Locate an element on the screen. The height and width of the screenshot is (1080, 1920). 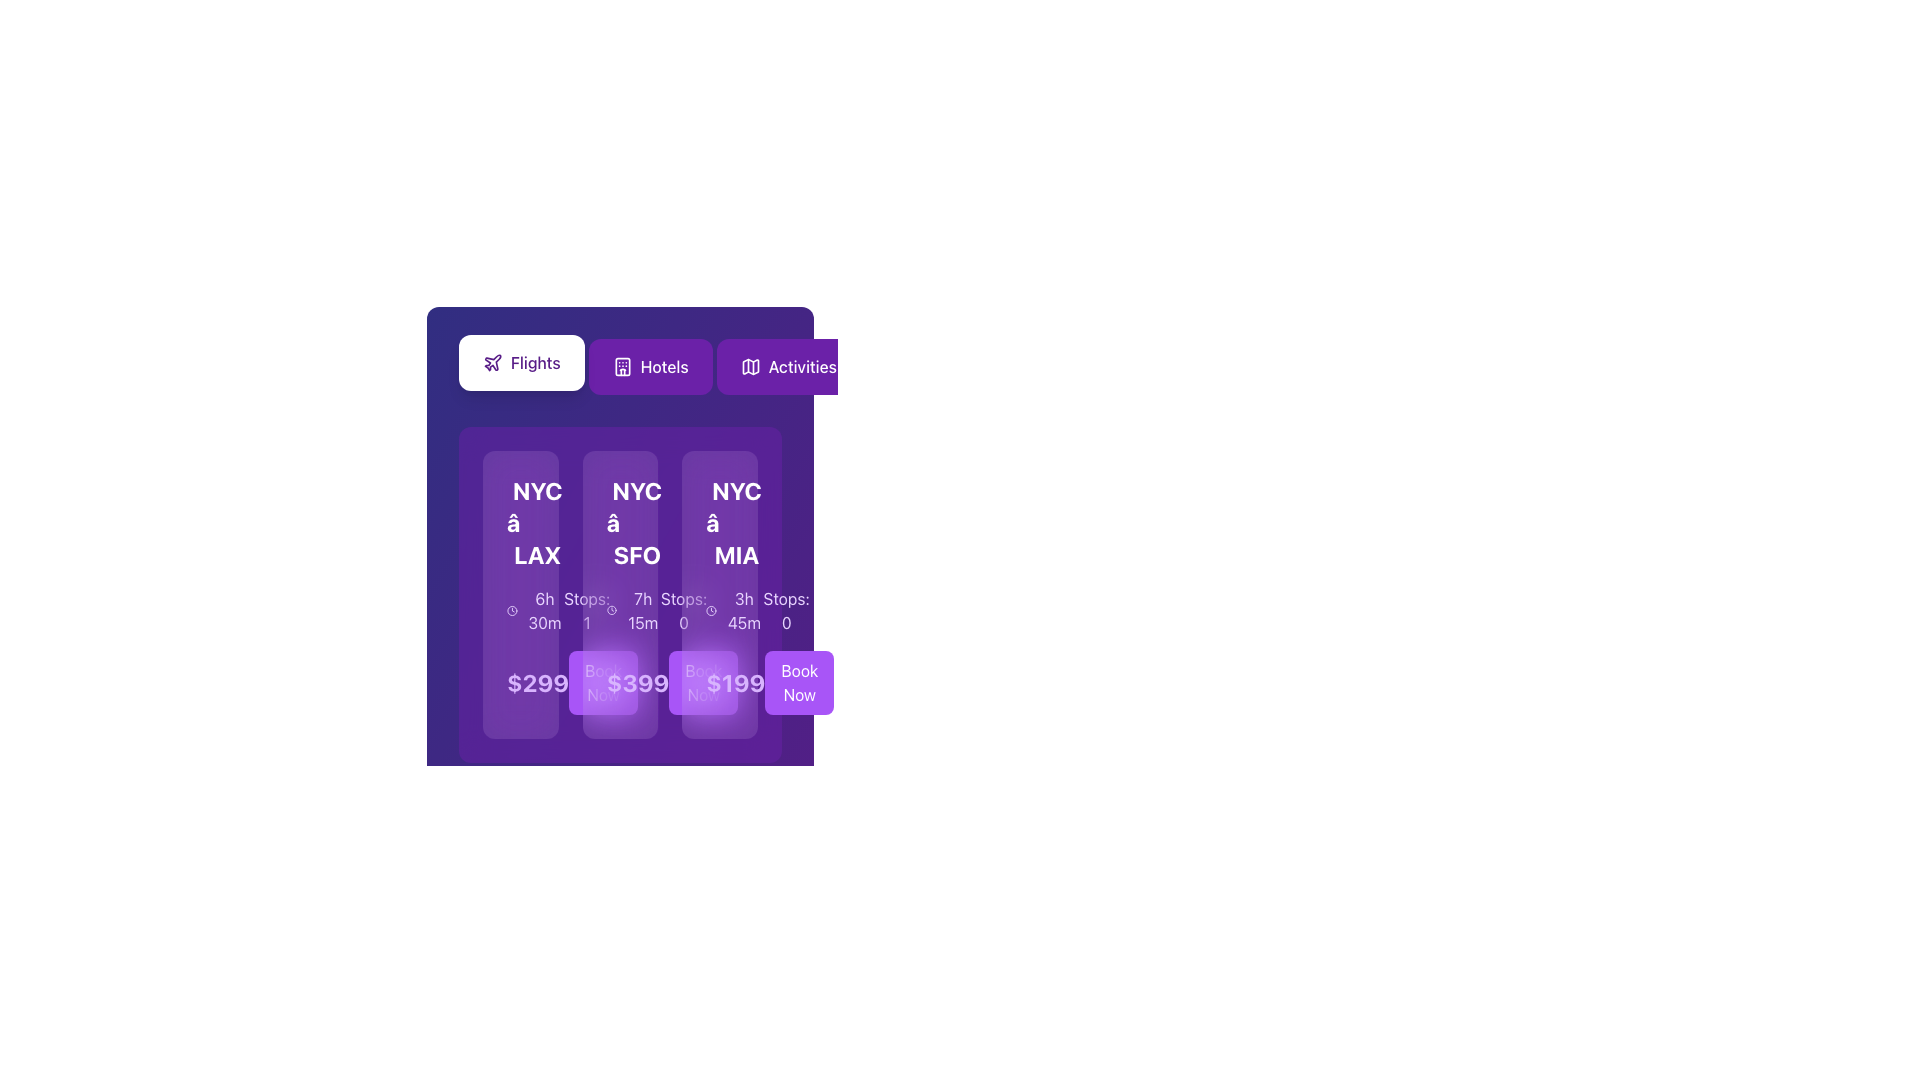
text content of the Text label displaying '7h 15m', which is in bold white font on a vibrant purple background, located below the city-to-city text is located at coordinates (643, 609).